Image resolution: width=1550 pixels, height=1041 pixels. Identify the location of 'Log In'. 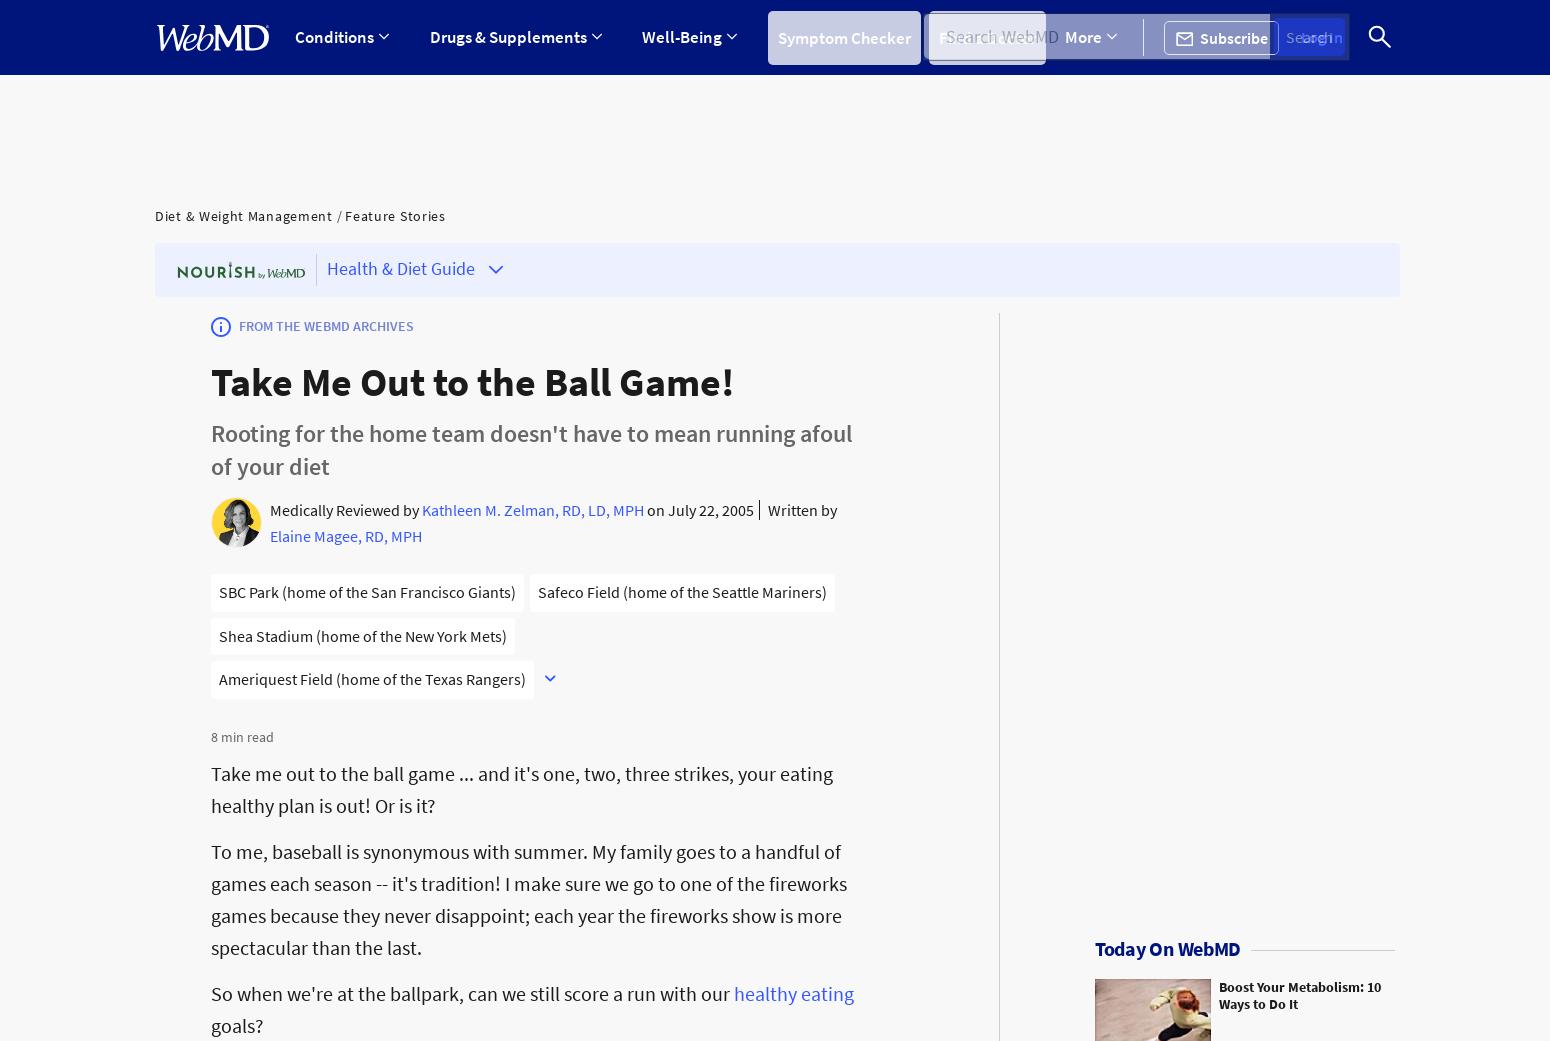
(1327, 35).